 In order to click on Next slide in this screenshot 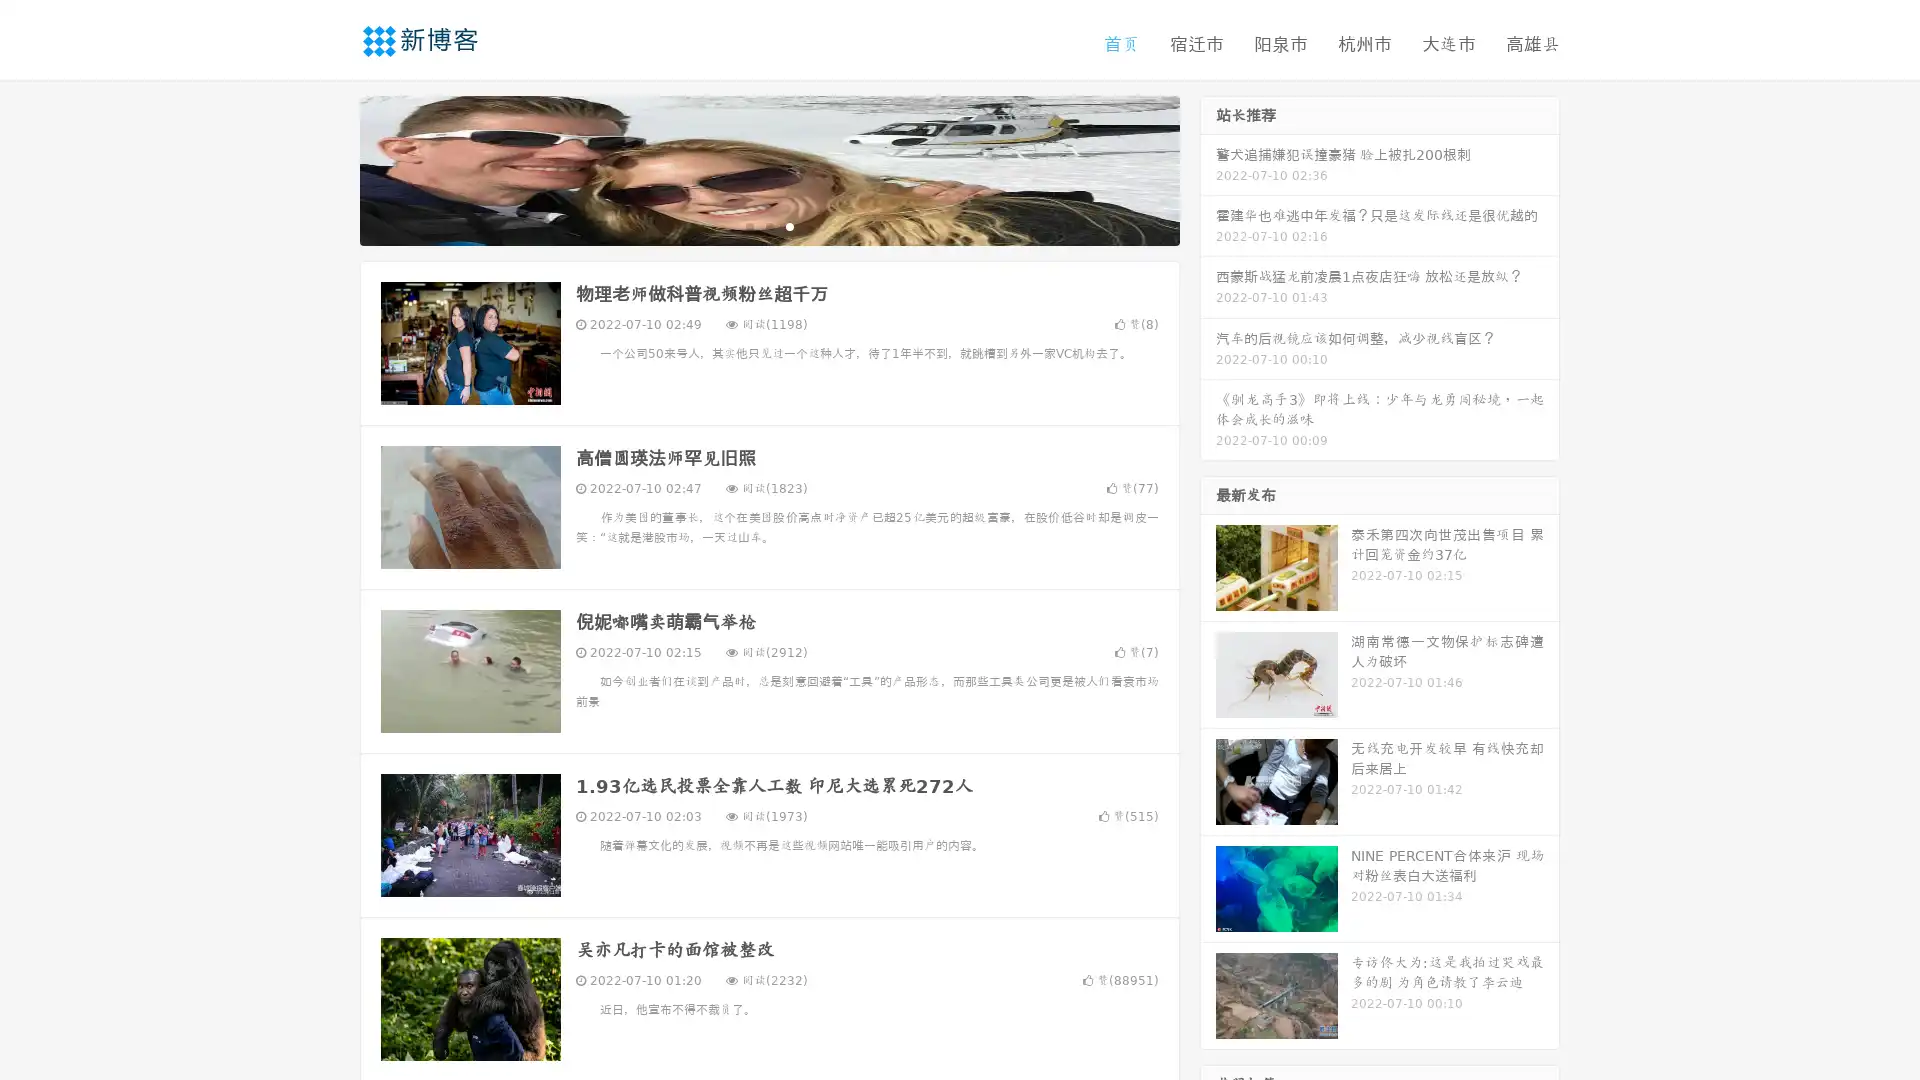, I will do `click(1208, 168)`.